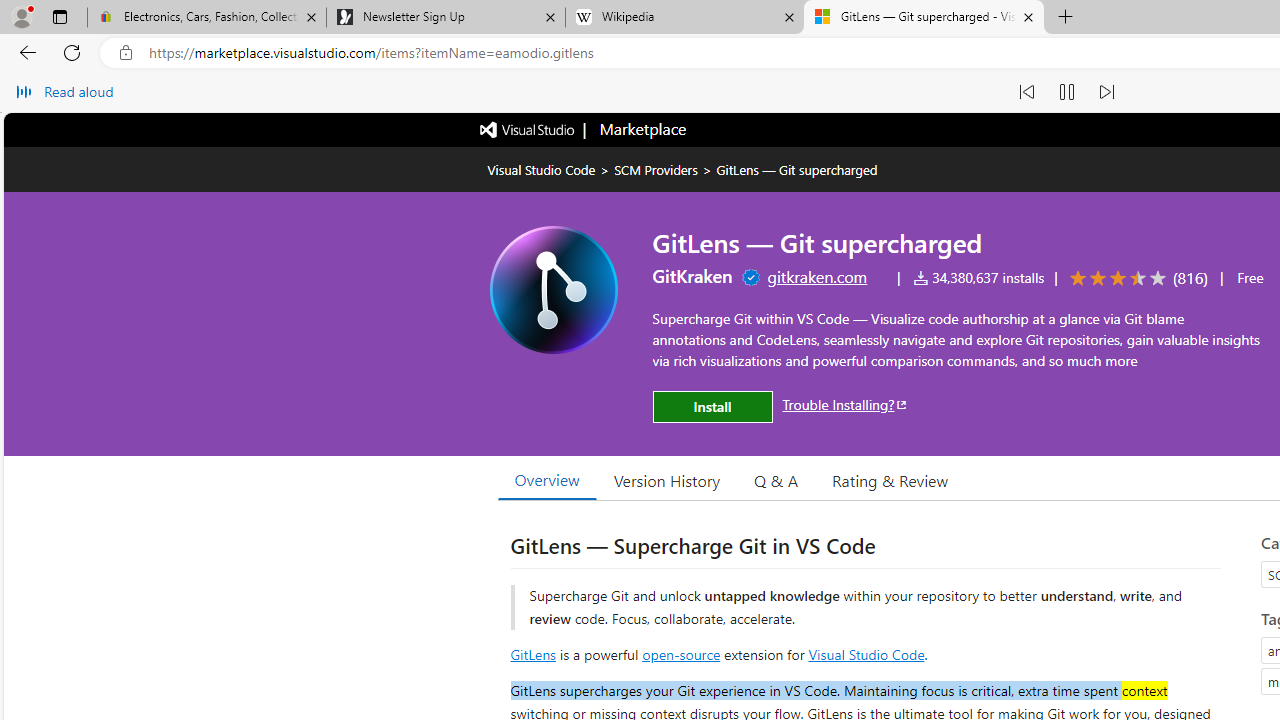 This screenshot has height=720, width=1280. What do you see at coordinates (712, 406) in the screenshot?
I see `'Install'` at bounding box center [712, 406].